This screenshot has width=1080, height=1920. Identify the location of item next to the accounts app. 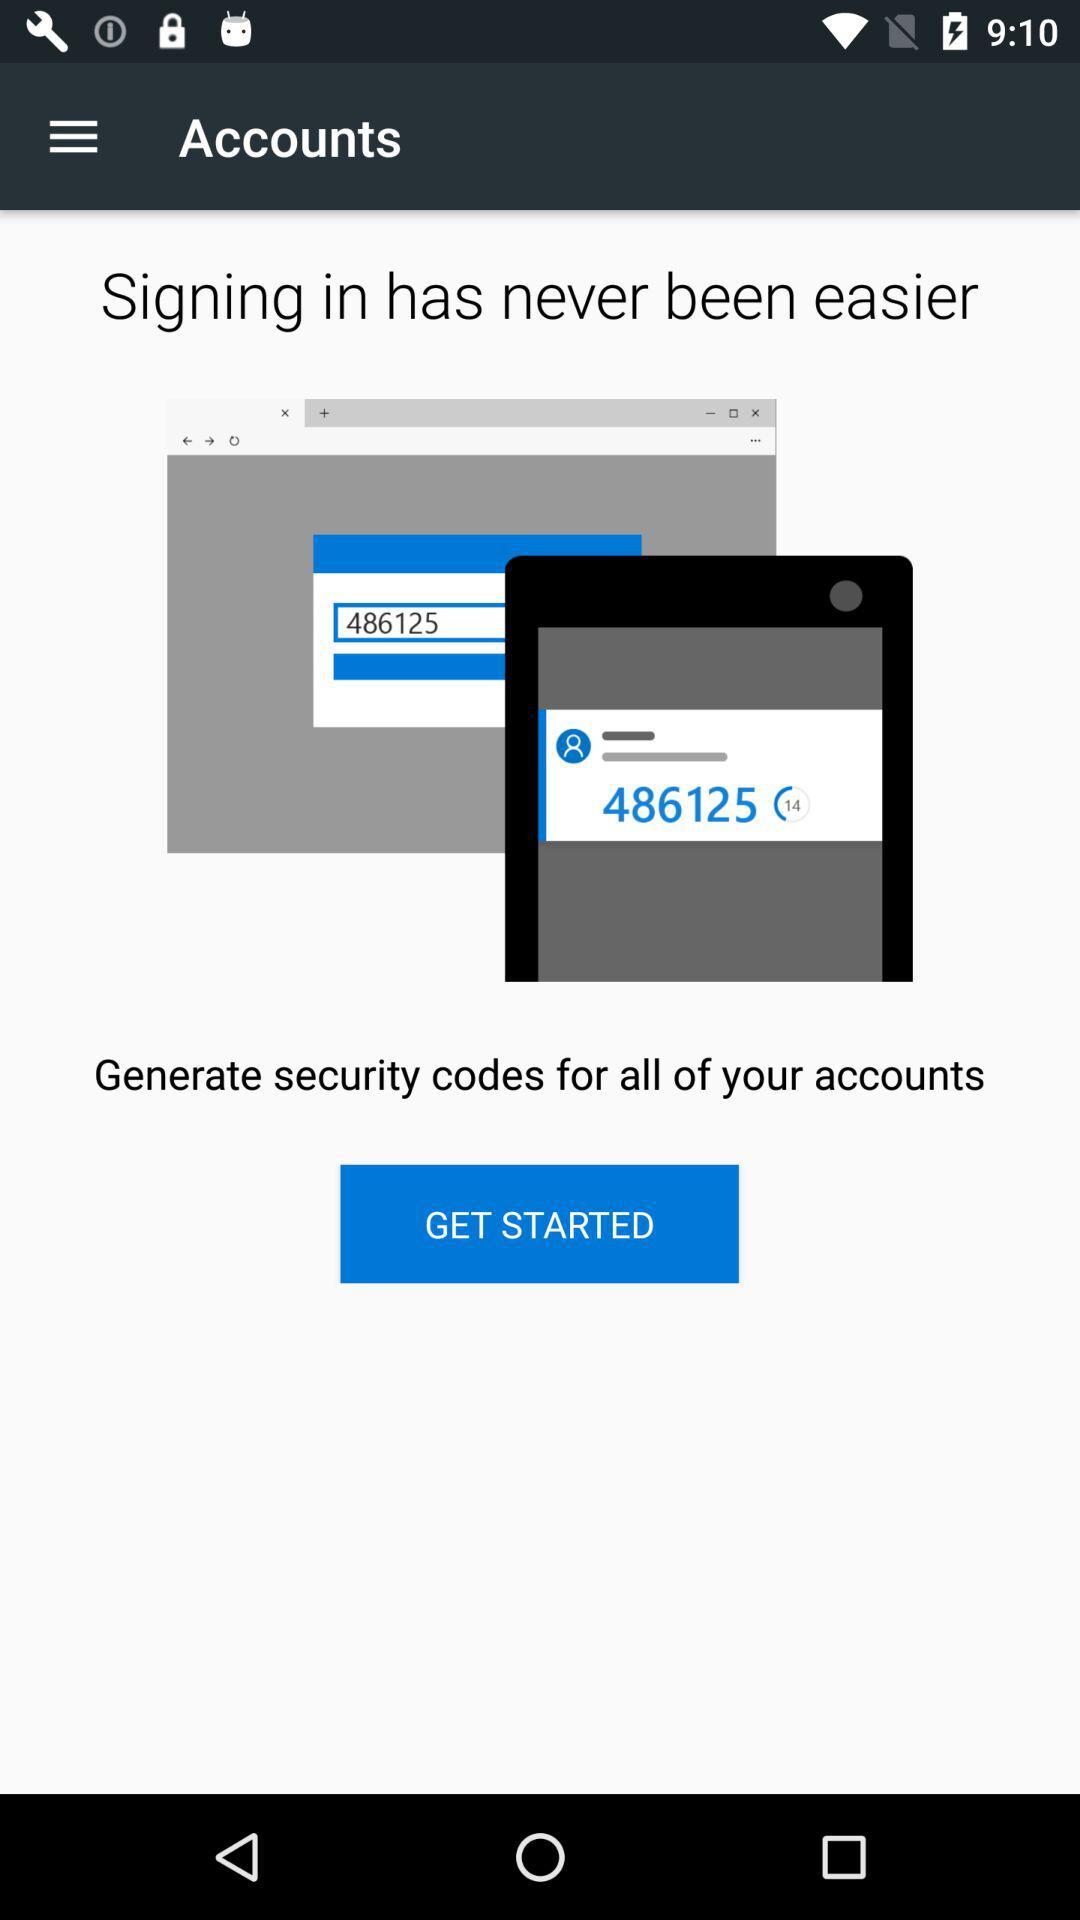
(83, 135).